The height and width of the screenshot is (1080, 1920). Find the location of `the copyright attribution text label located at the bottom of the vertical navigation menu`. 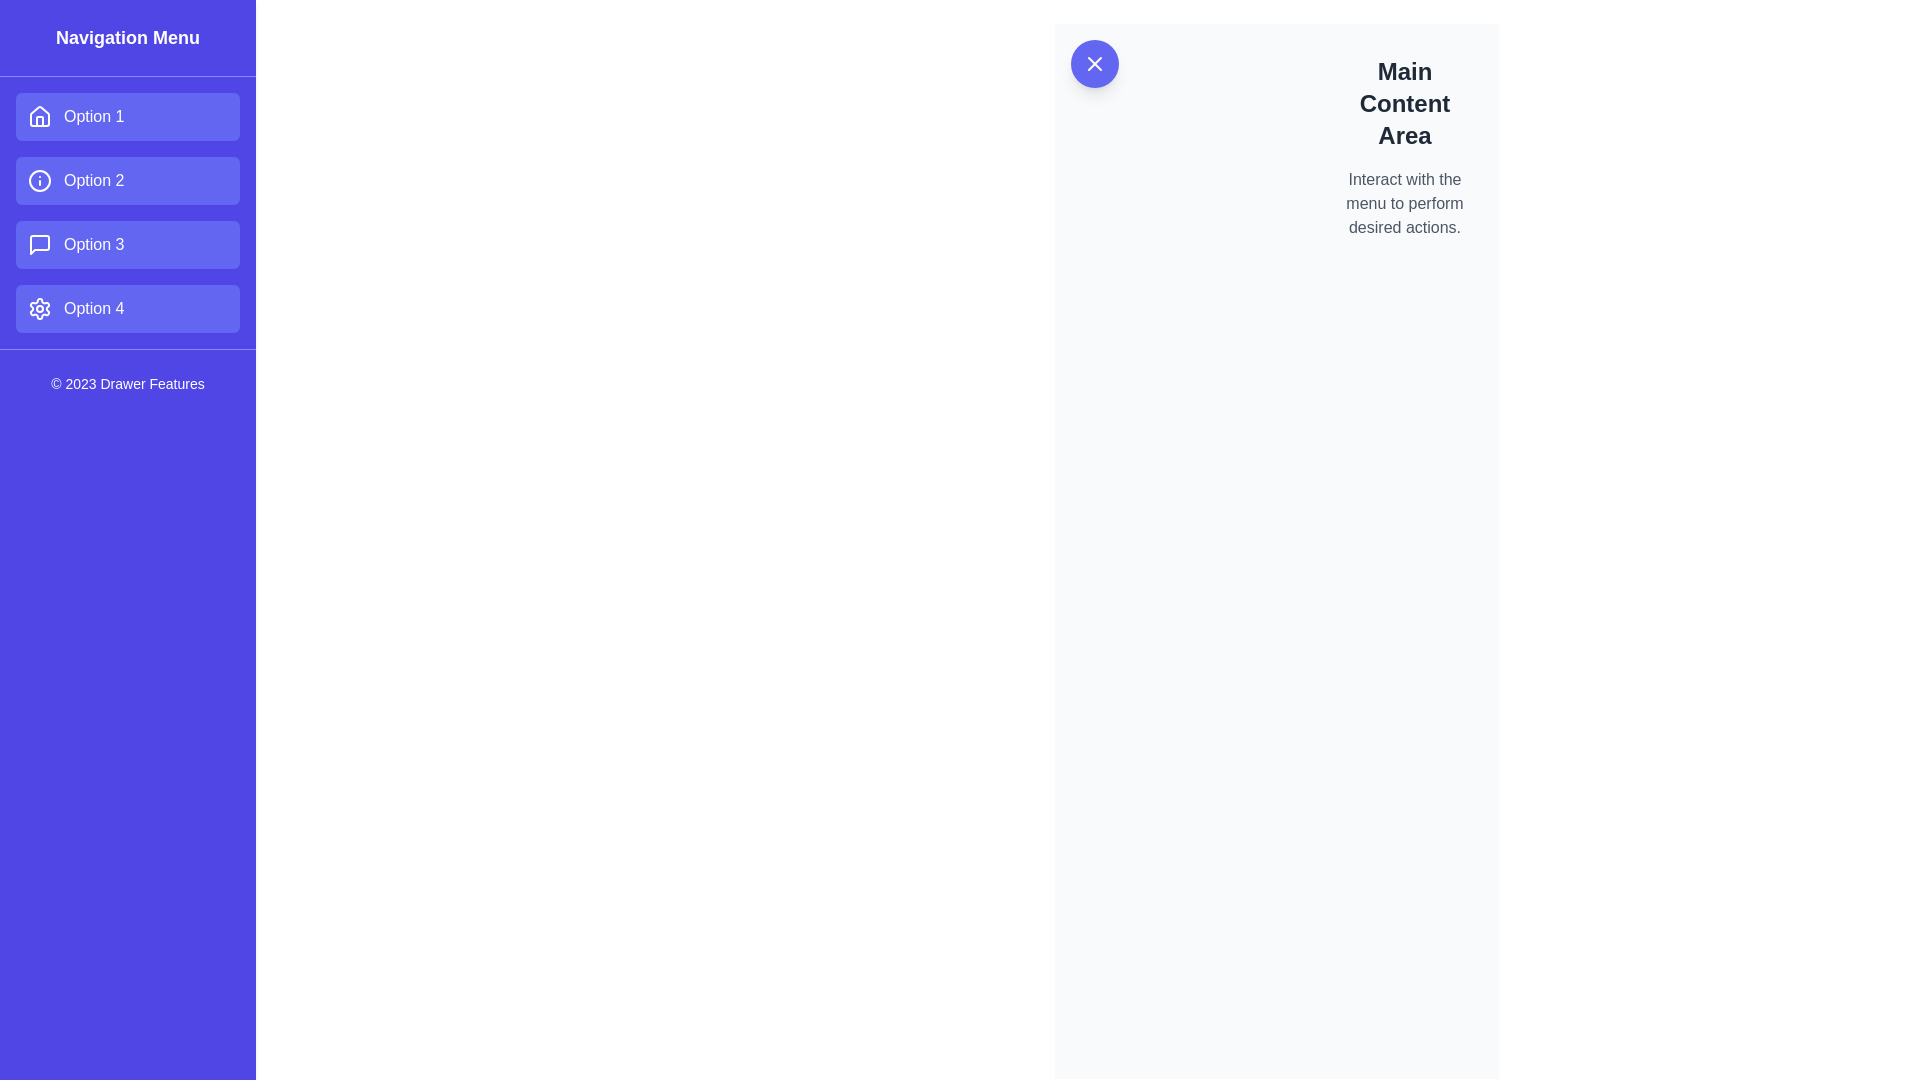

the copyright attribution text label located at the bottom of the vertical navigation menu is located at coordinates (127, 384).